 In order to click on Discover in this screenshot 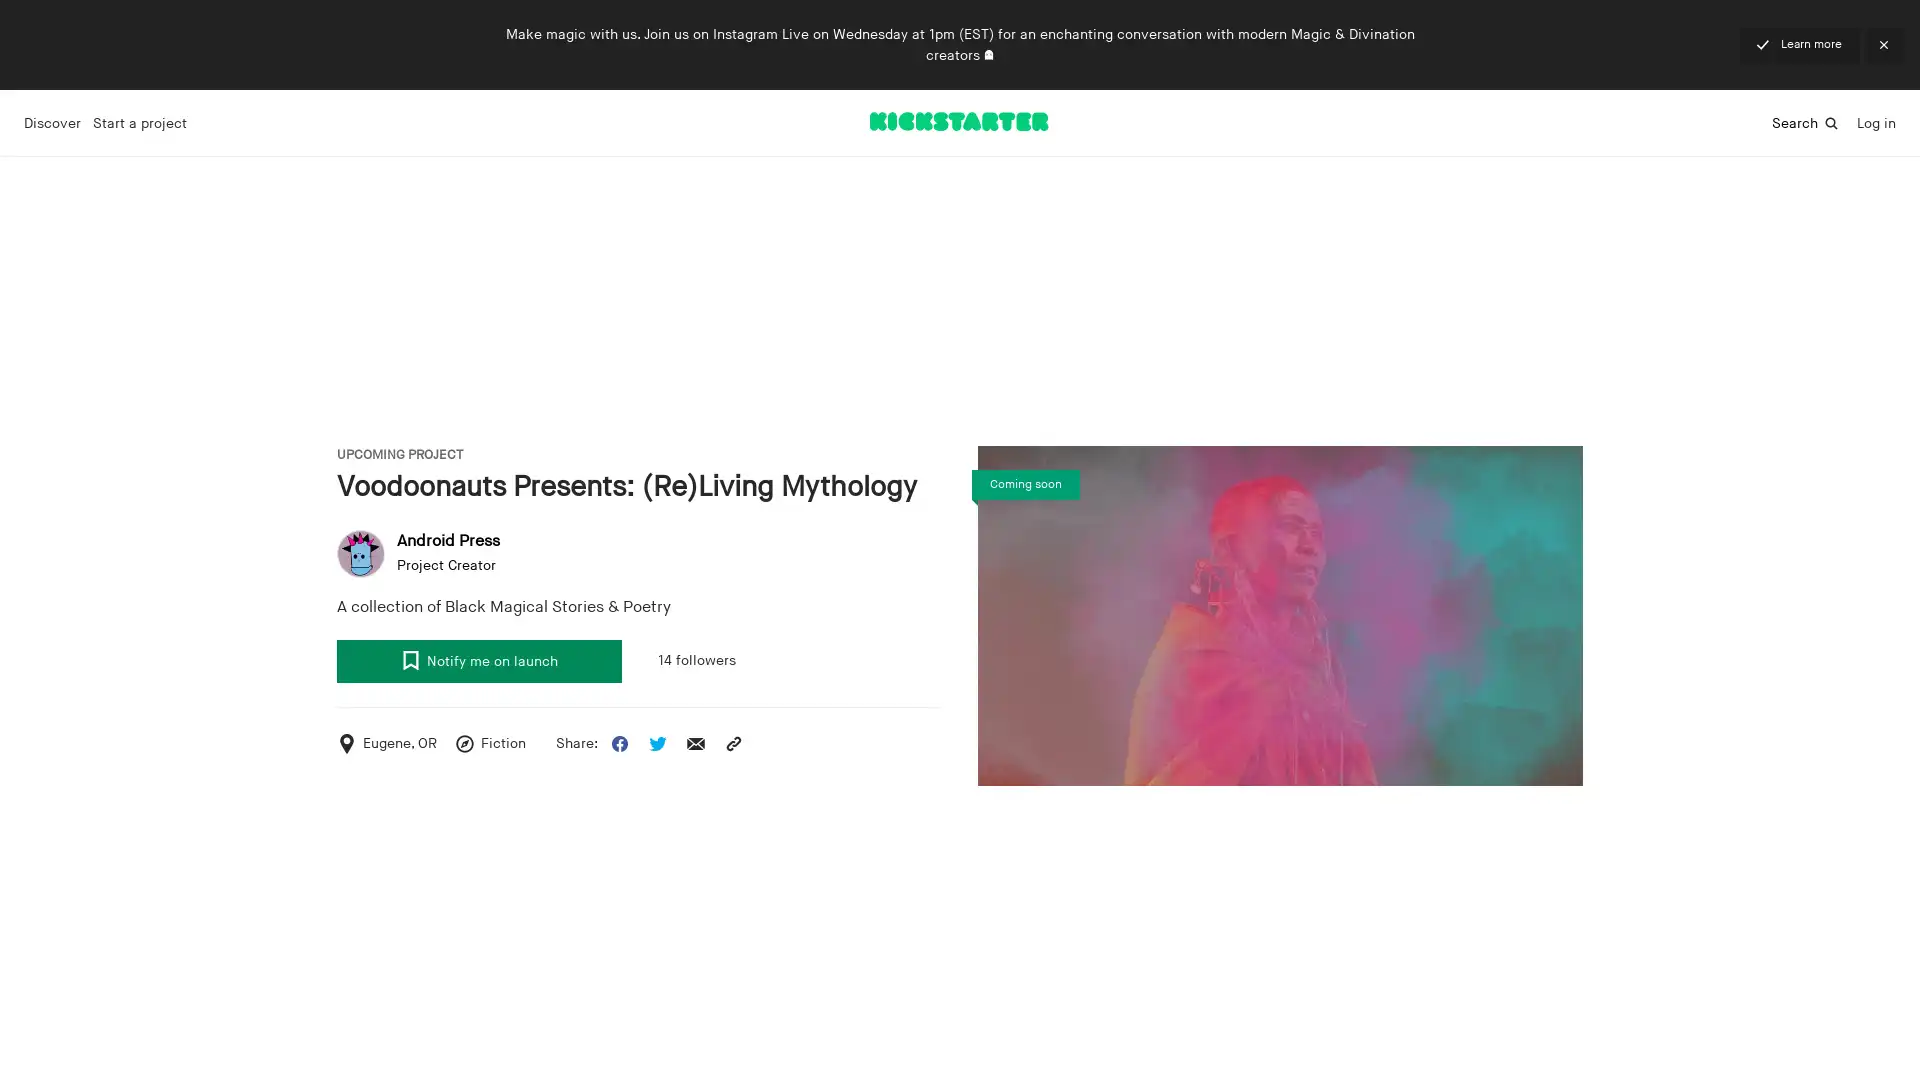, I will do `click(52, 123)`.